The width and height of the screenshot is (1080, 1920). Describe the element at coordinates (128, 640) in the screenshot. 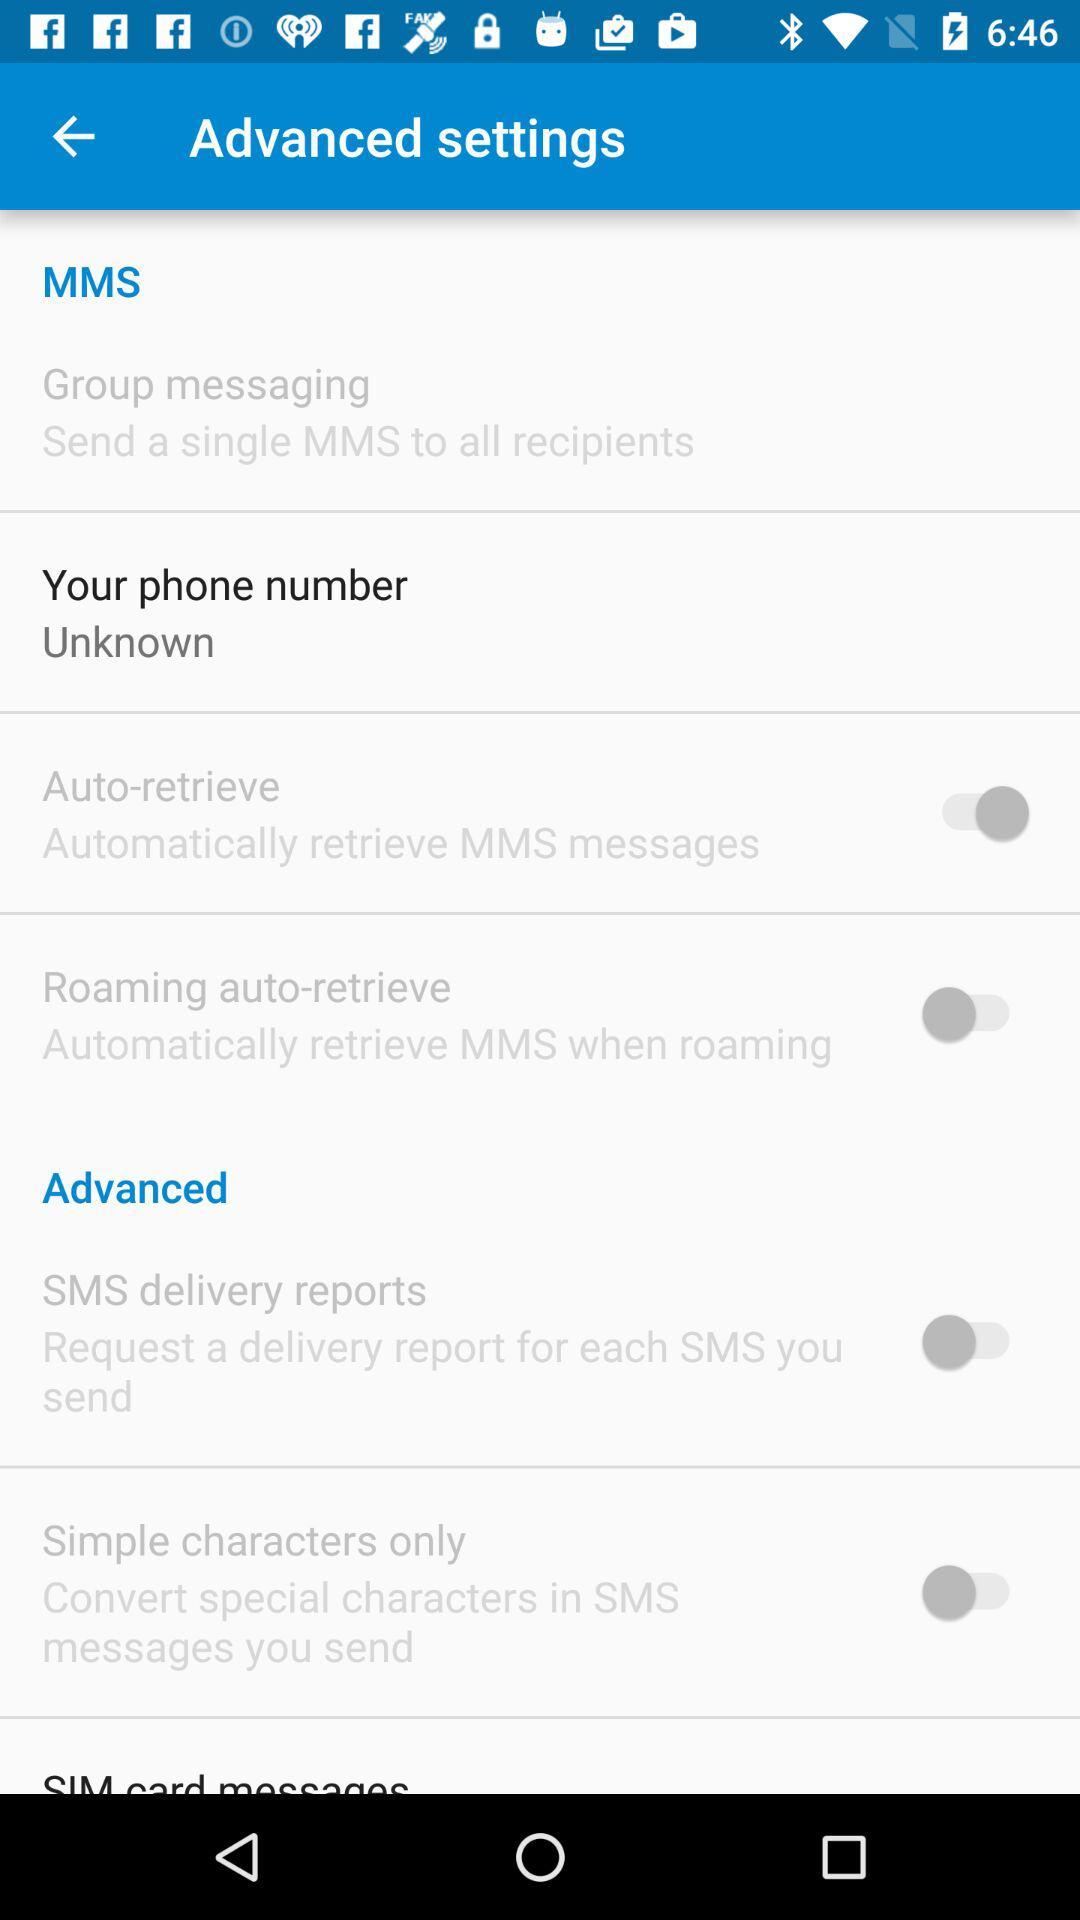

I see `the unknown icon` at that location.